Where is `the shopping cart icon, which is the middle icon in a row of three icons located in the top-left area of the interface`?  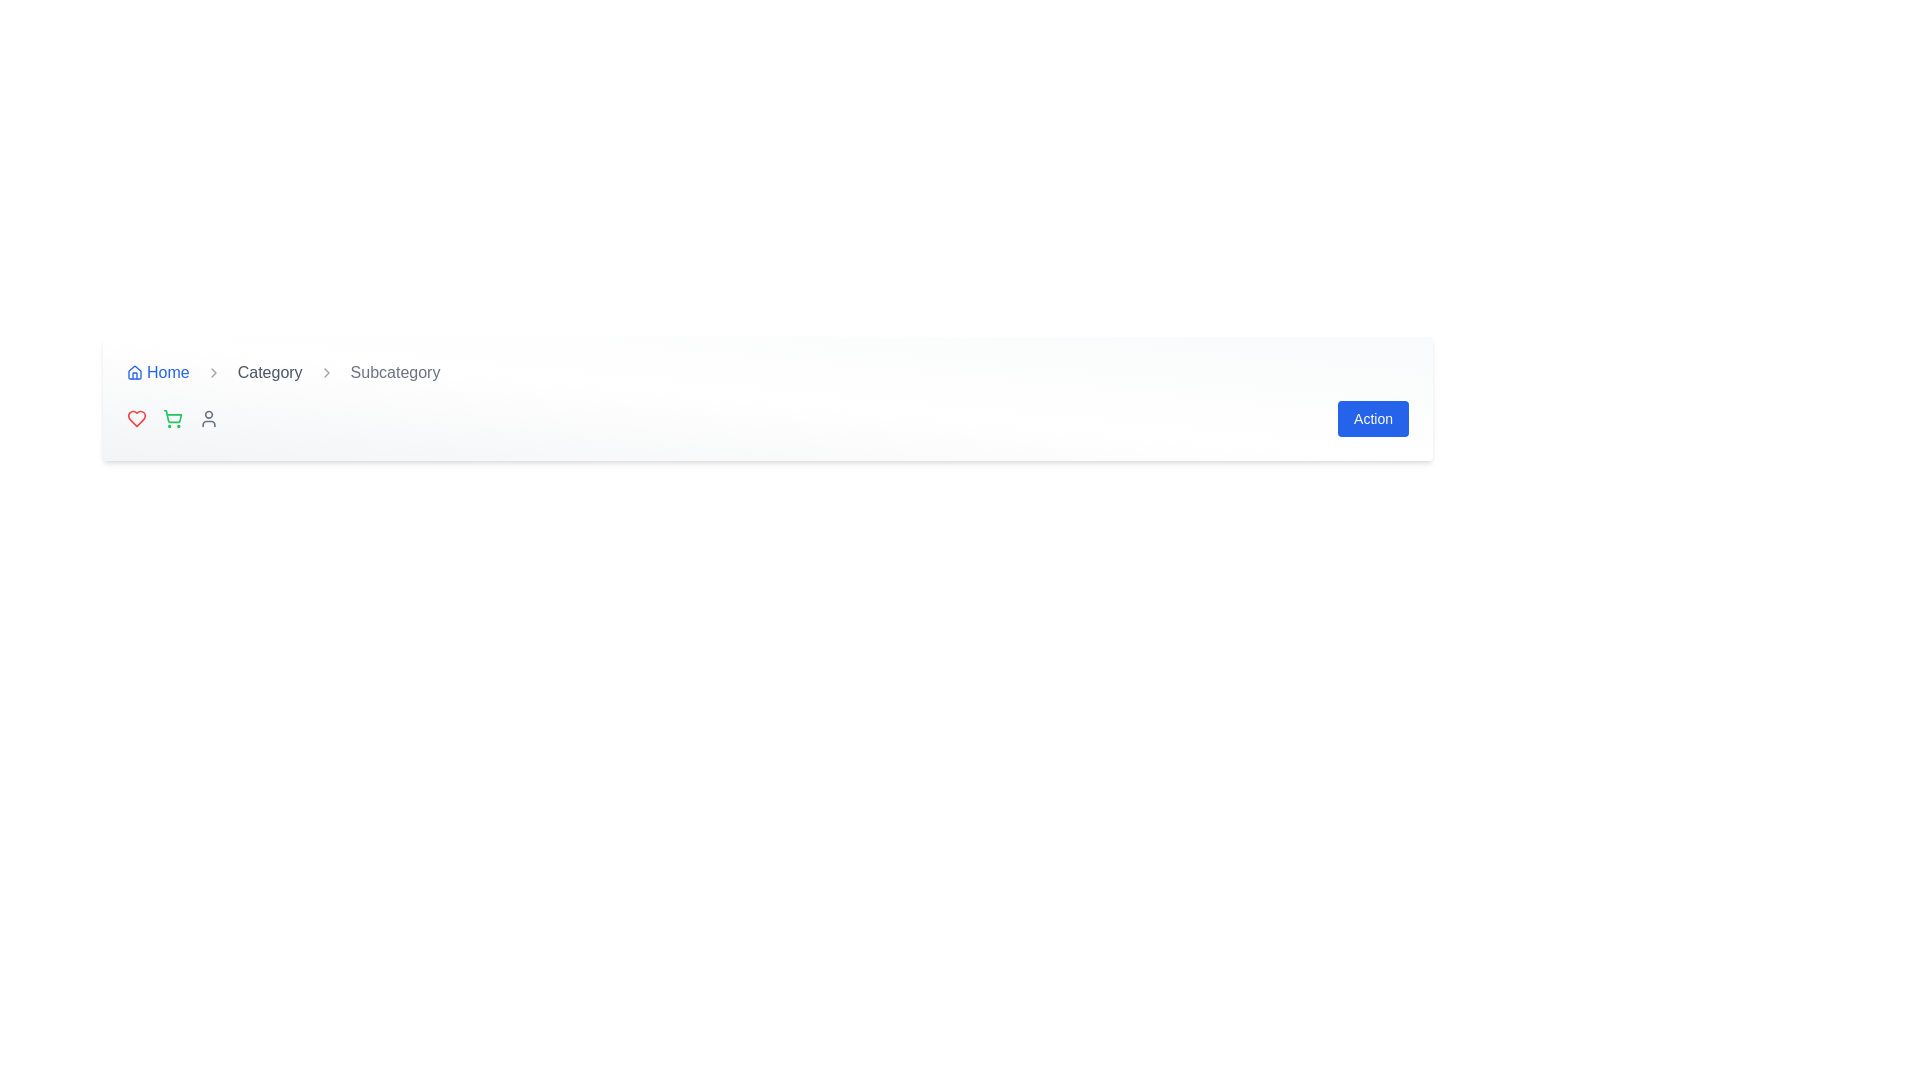 the shopping cart icon, which is the middle icon in a row of three icons located in the top-left area of the interface is located at coordinates (172, 418).